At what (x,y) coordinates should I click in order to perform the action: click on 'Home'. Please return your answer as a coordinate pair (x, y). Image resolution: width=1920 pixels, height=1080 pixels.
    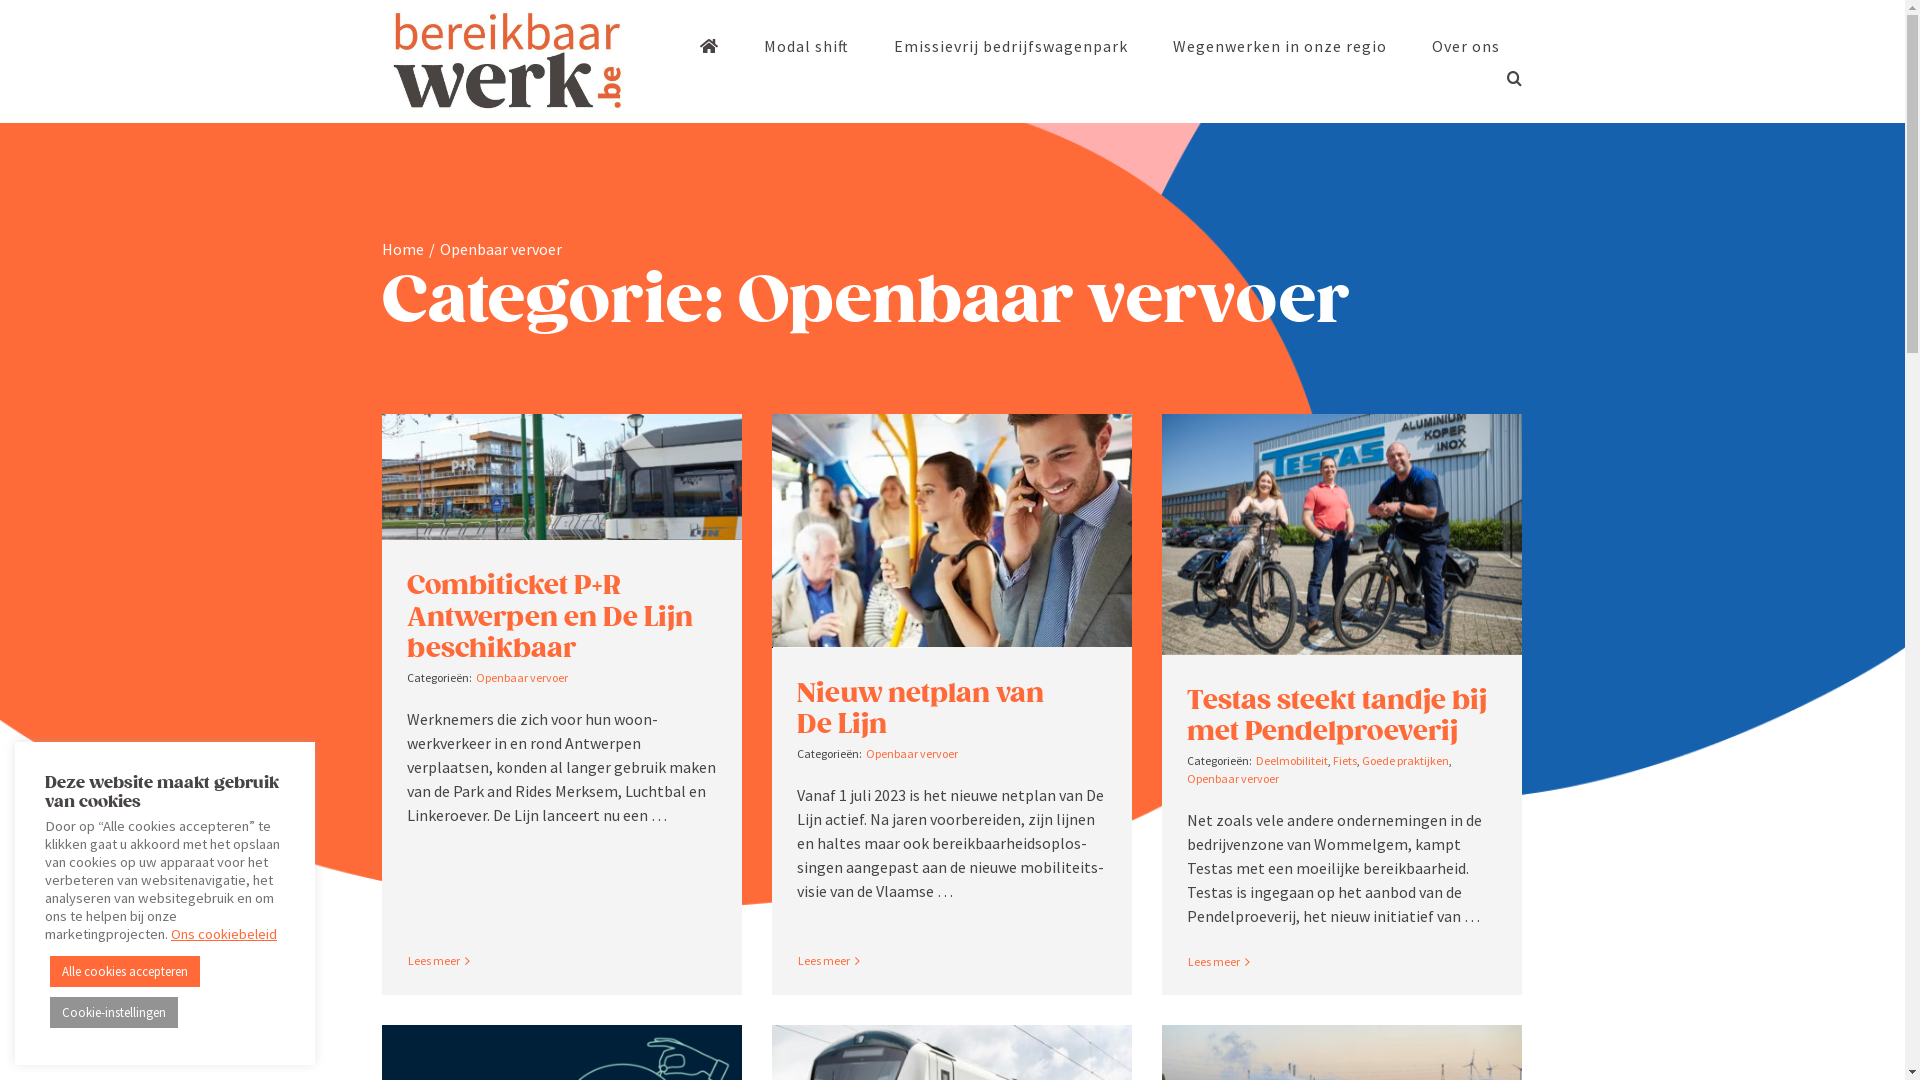
    Looking at the image, I should click on (402, 248).